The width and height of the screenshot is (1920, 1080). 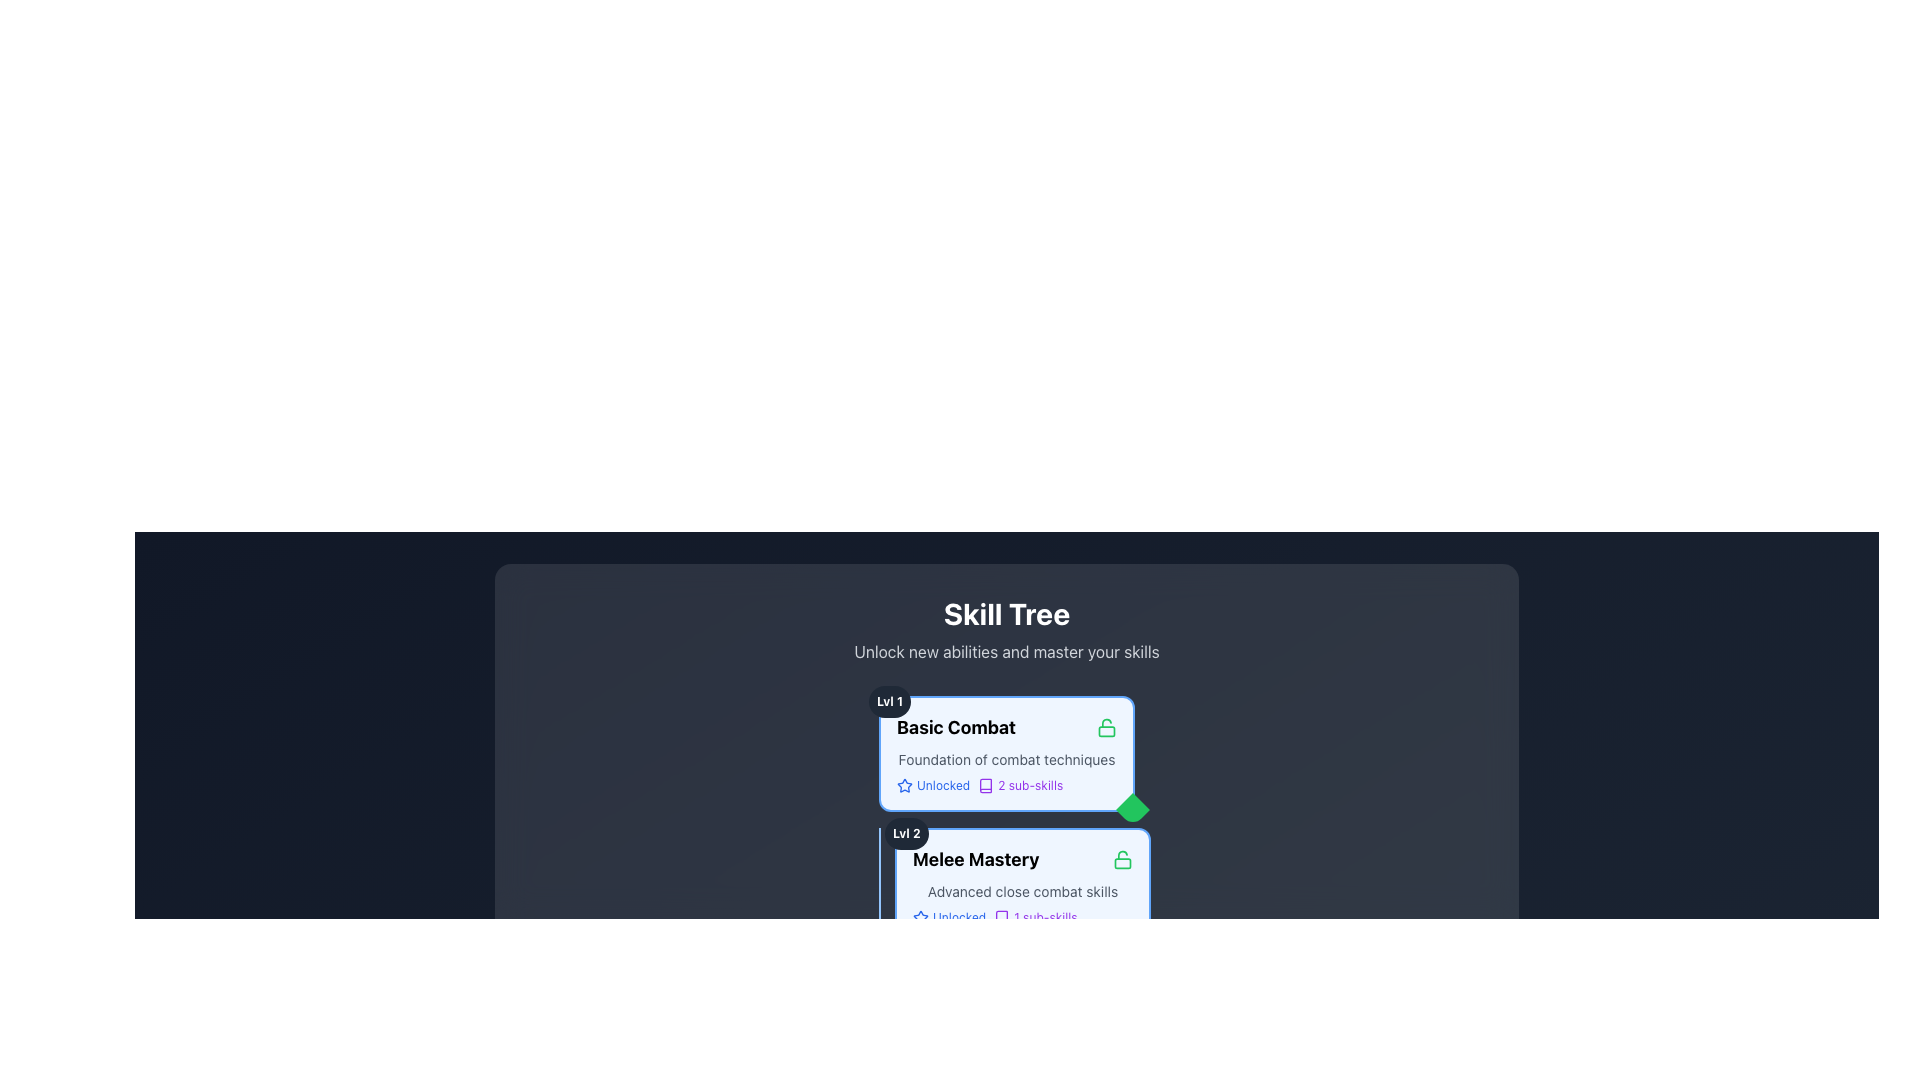 What do you see at coordinates (1106, 731) in the screenshot?
I see `rounded-corner rectangle inside the lock icon of the 'Basic Combat' skill box located at the top right side` at bounding box center [1106, 731].